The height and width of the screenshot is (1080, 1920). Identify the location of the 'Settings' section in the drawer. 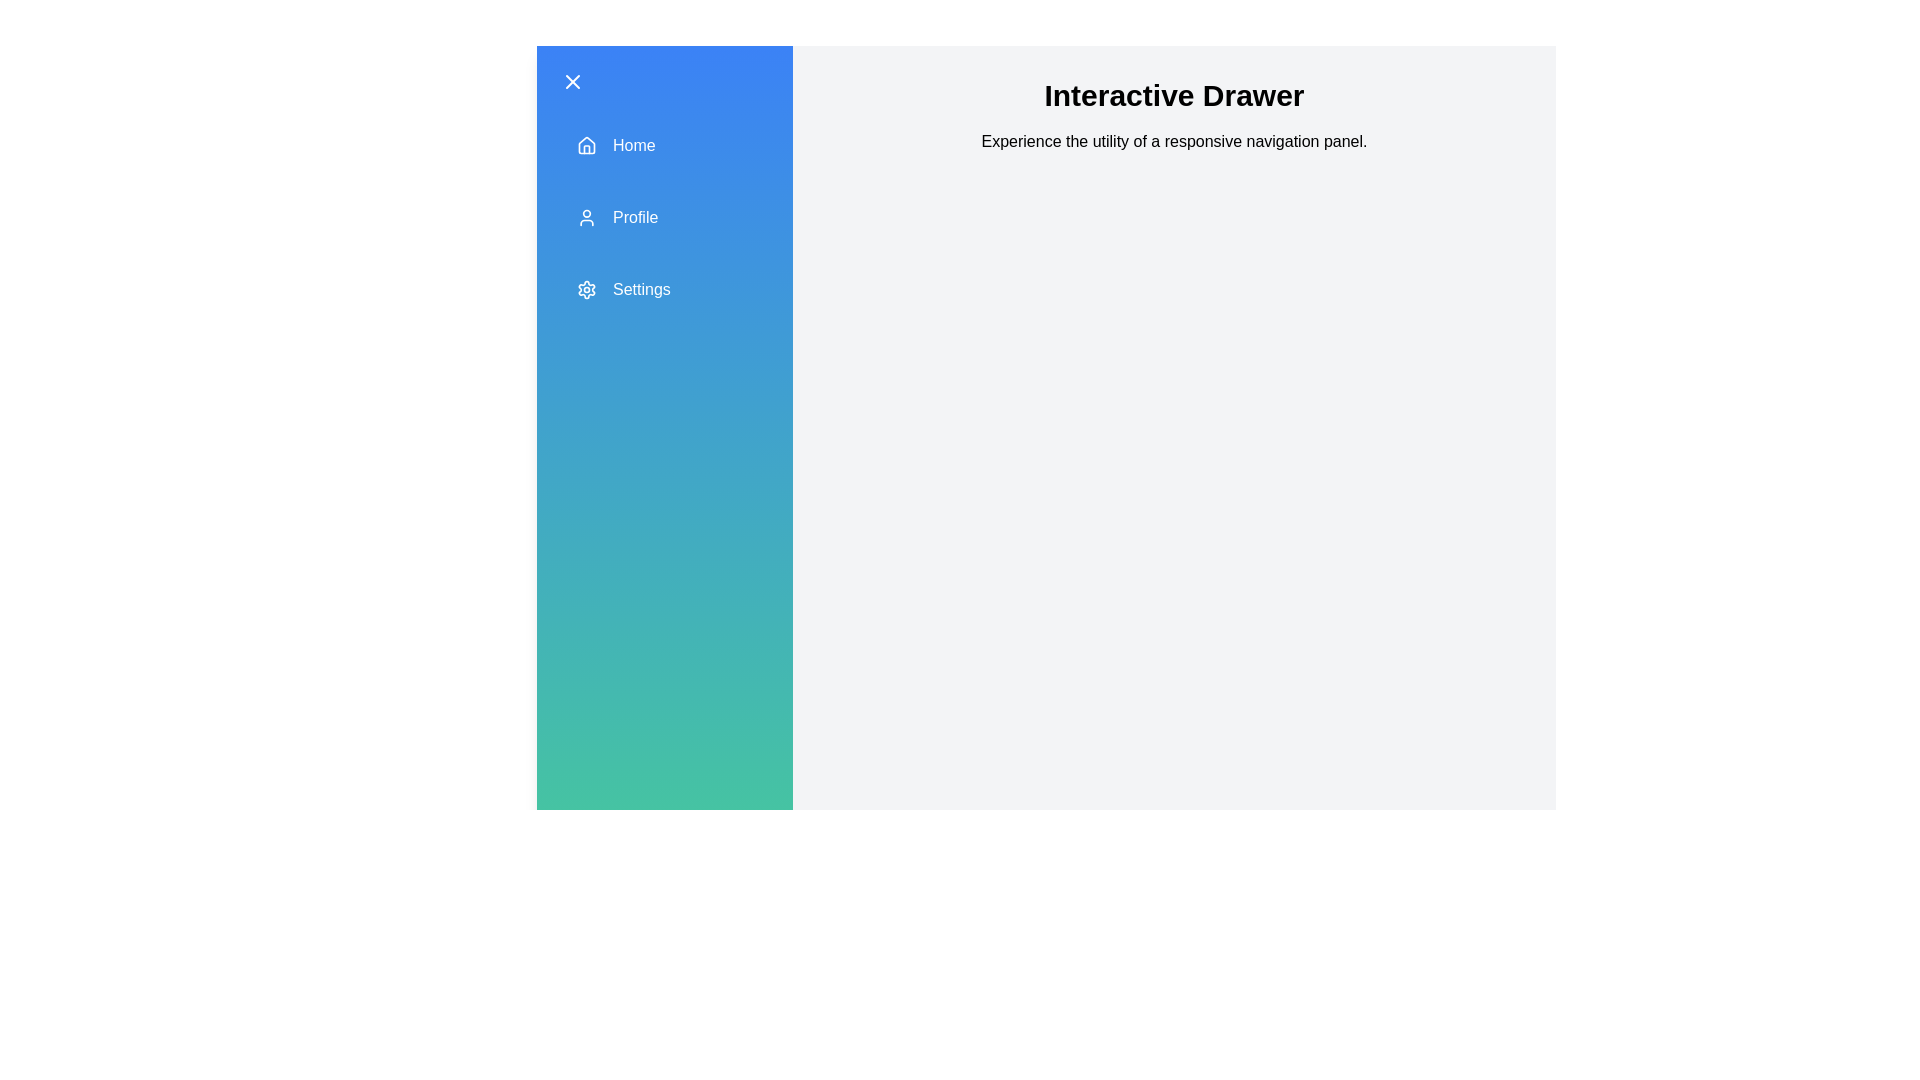
(665, 289).